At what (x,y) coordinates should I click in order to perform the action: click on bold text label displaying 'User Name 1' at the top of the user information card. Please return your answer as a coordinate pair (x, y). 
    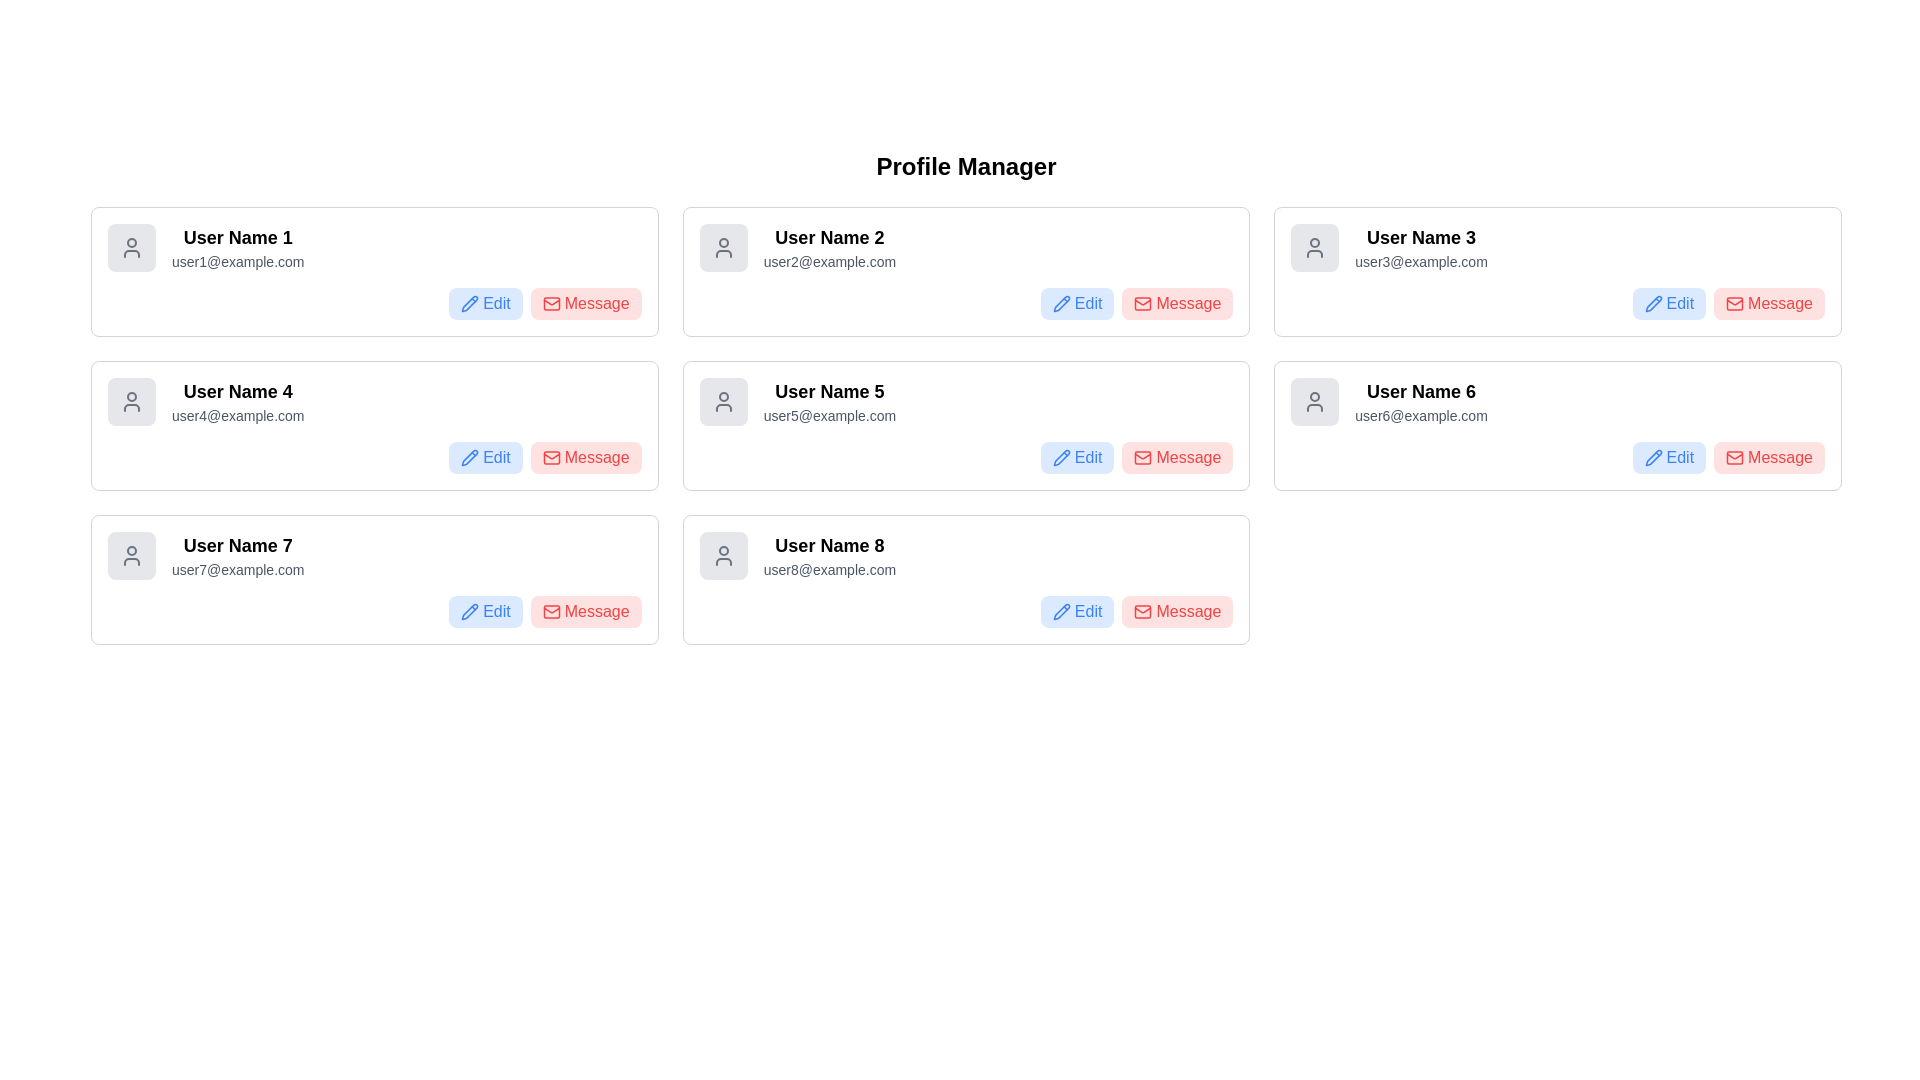
    Looking at the image, I should click on (238, 237).